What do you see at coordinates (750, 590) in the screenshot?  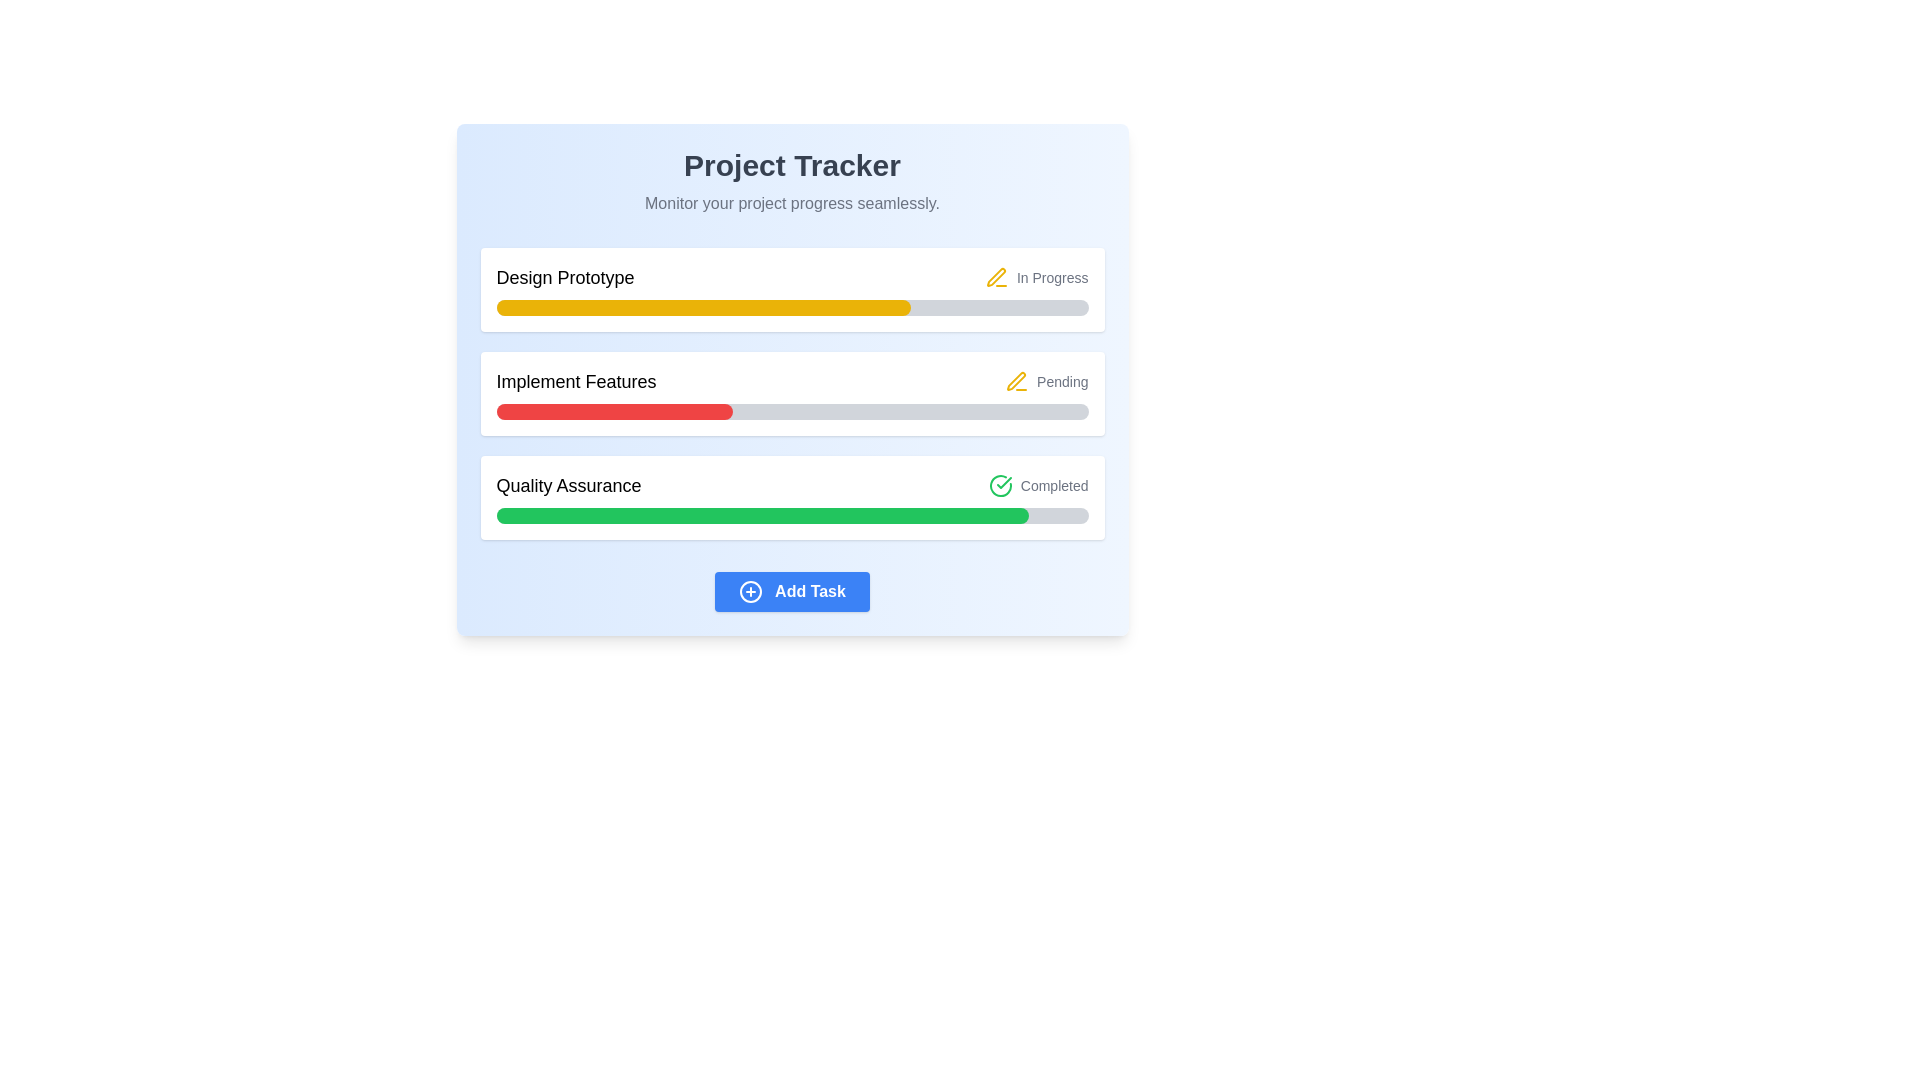 I see `the circular icon that serves as a visual indicator for the 'Add Task' button located at the bottom center of the interface, positioned to the left of the 'Add Task' text` at bounding box center [750, 590].